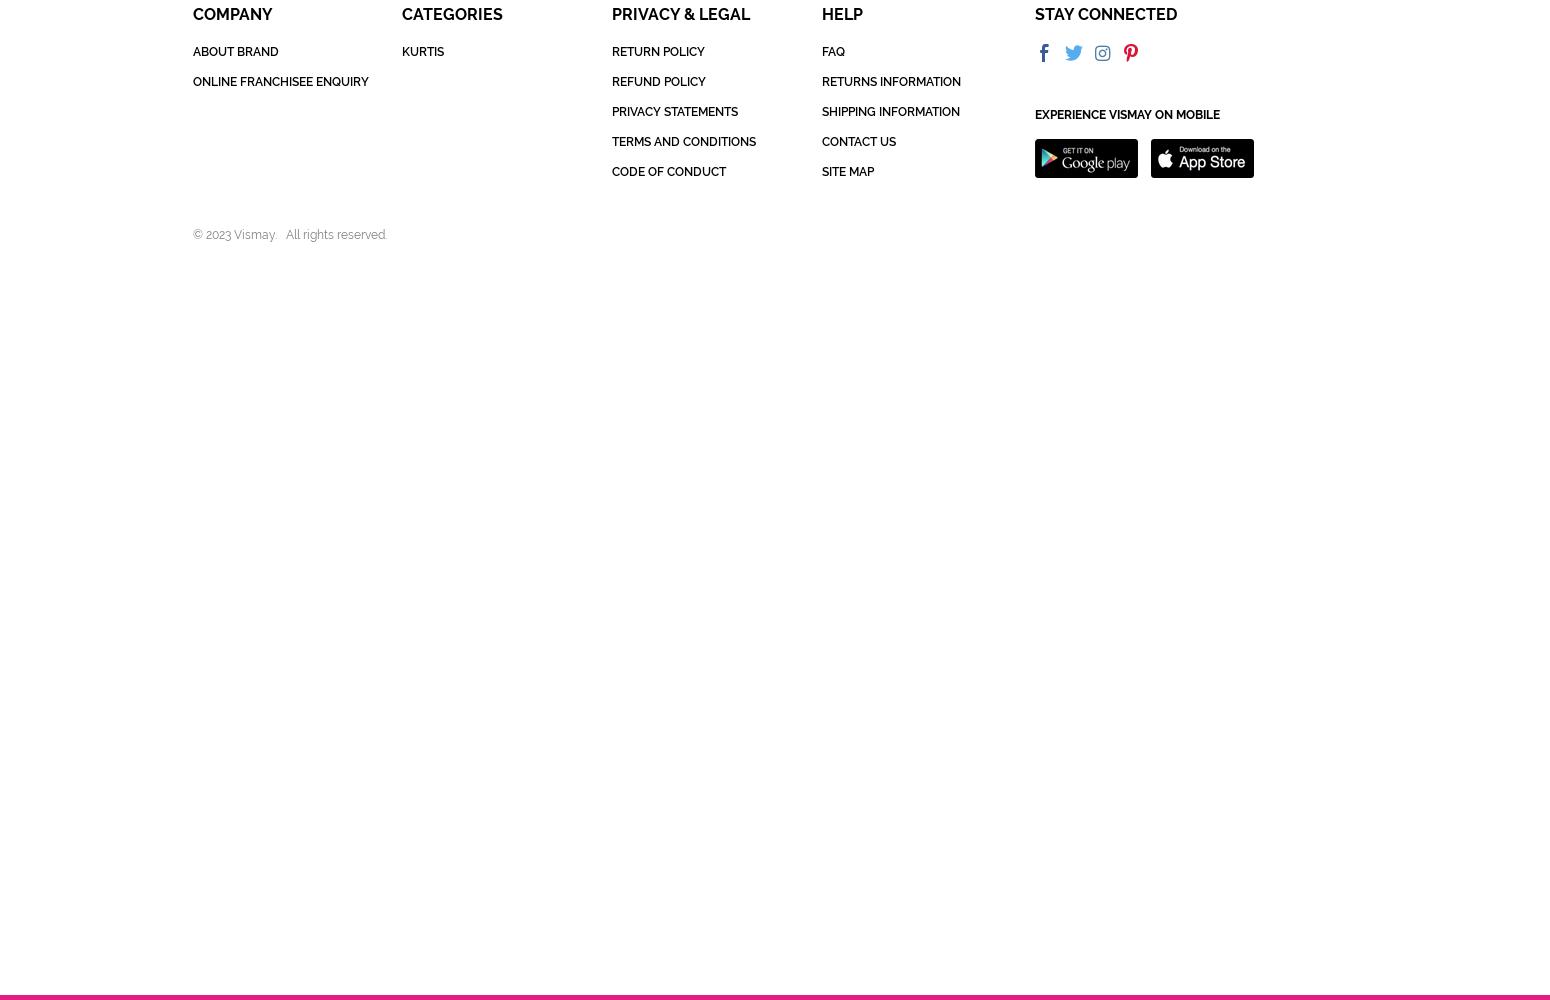  What do you see at coordinates (681, 142) in the screenshot?
I see `'Terms and Conditions'` at bounding box center [681, 142].